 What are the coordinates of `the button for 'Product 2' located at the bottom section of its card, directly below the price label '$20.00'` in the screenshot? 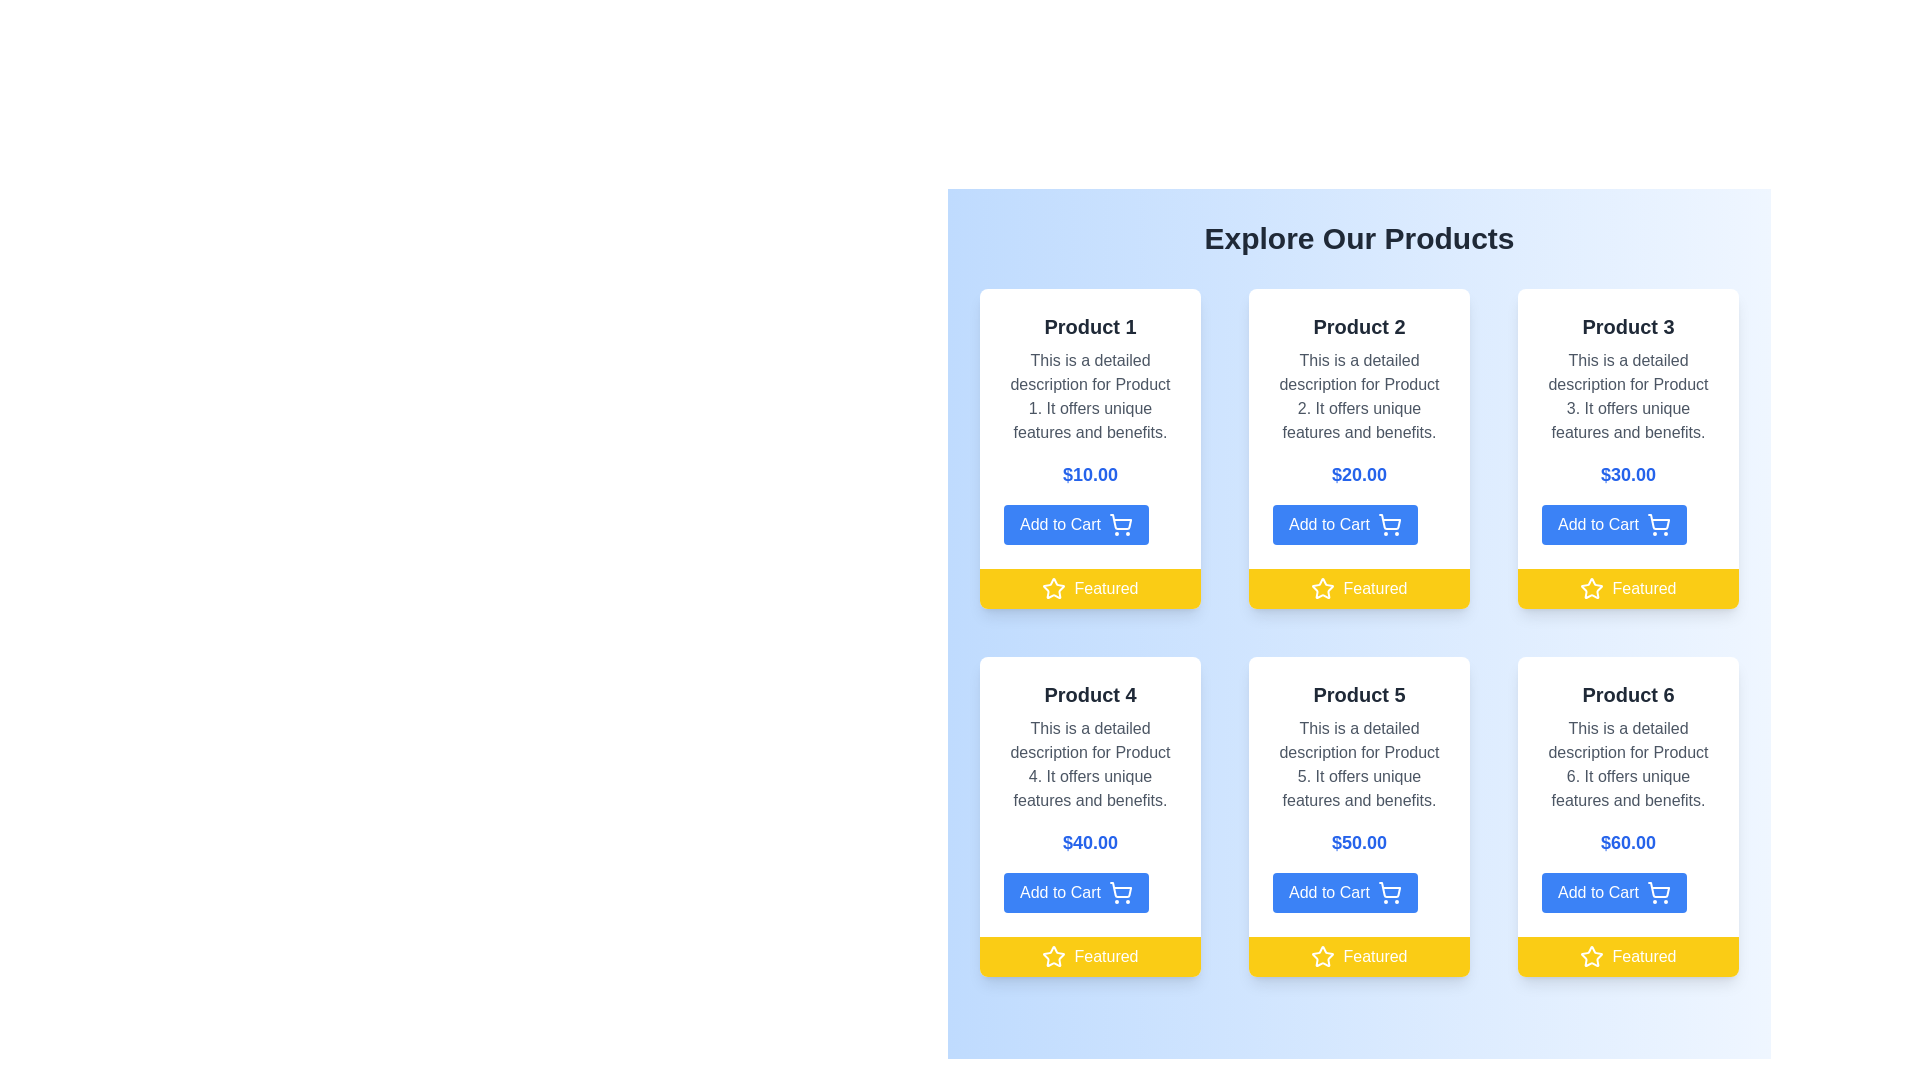 It's located at (1345, 523).